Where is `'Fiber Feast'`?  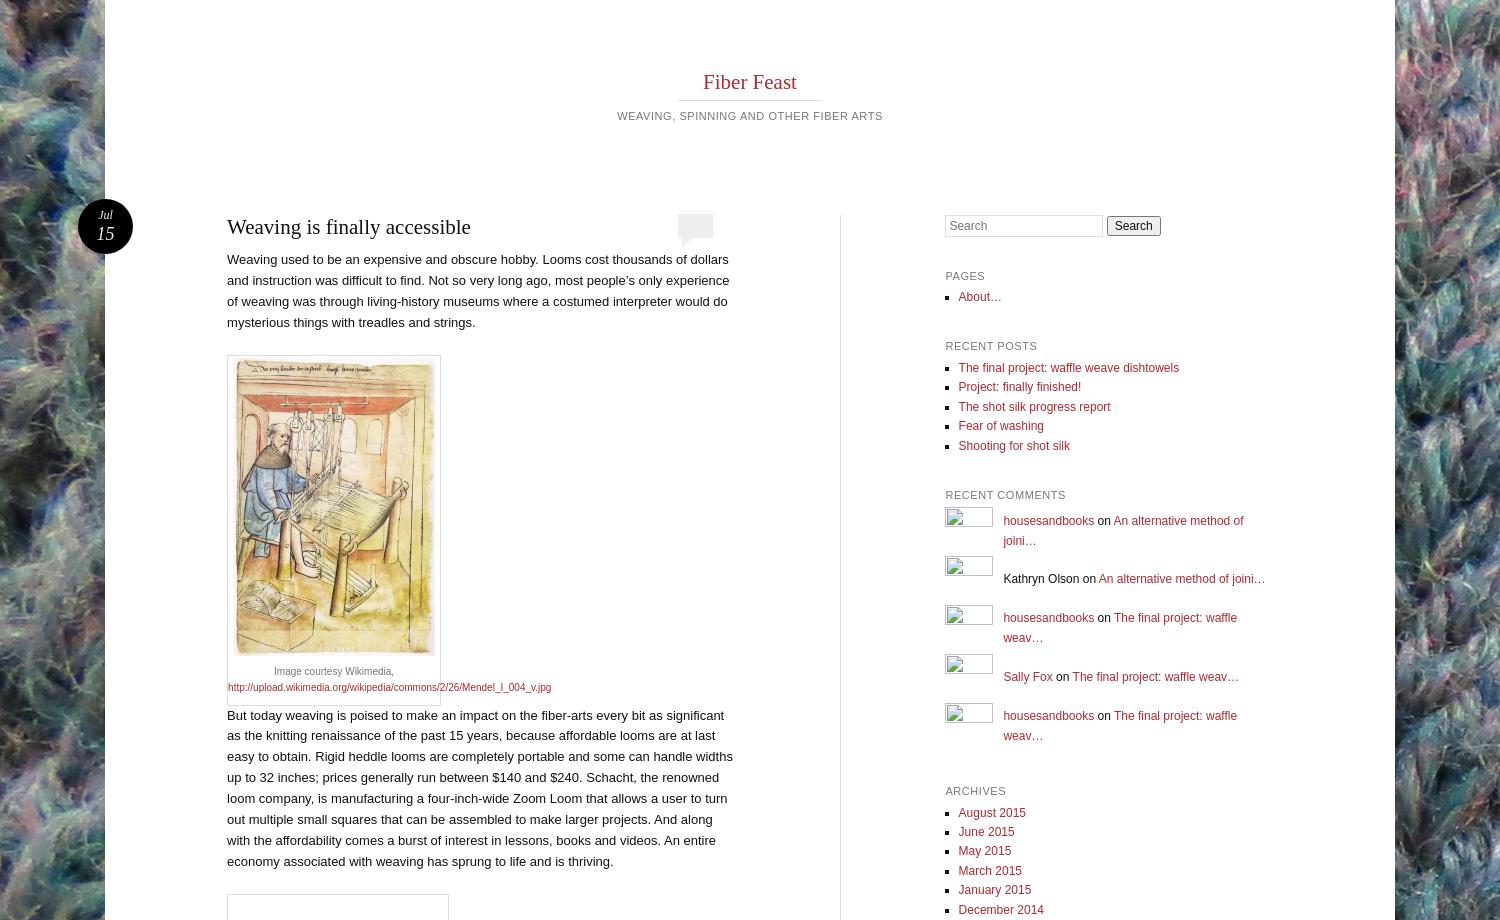
'Fiber Feast' is located at coordinates (748, 81).